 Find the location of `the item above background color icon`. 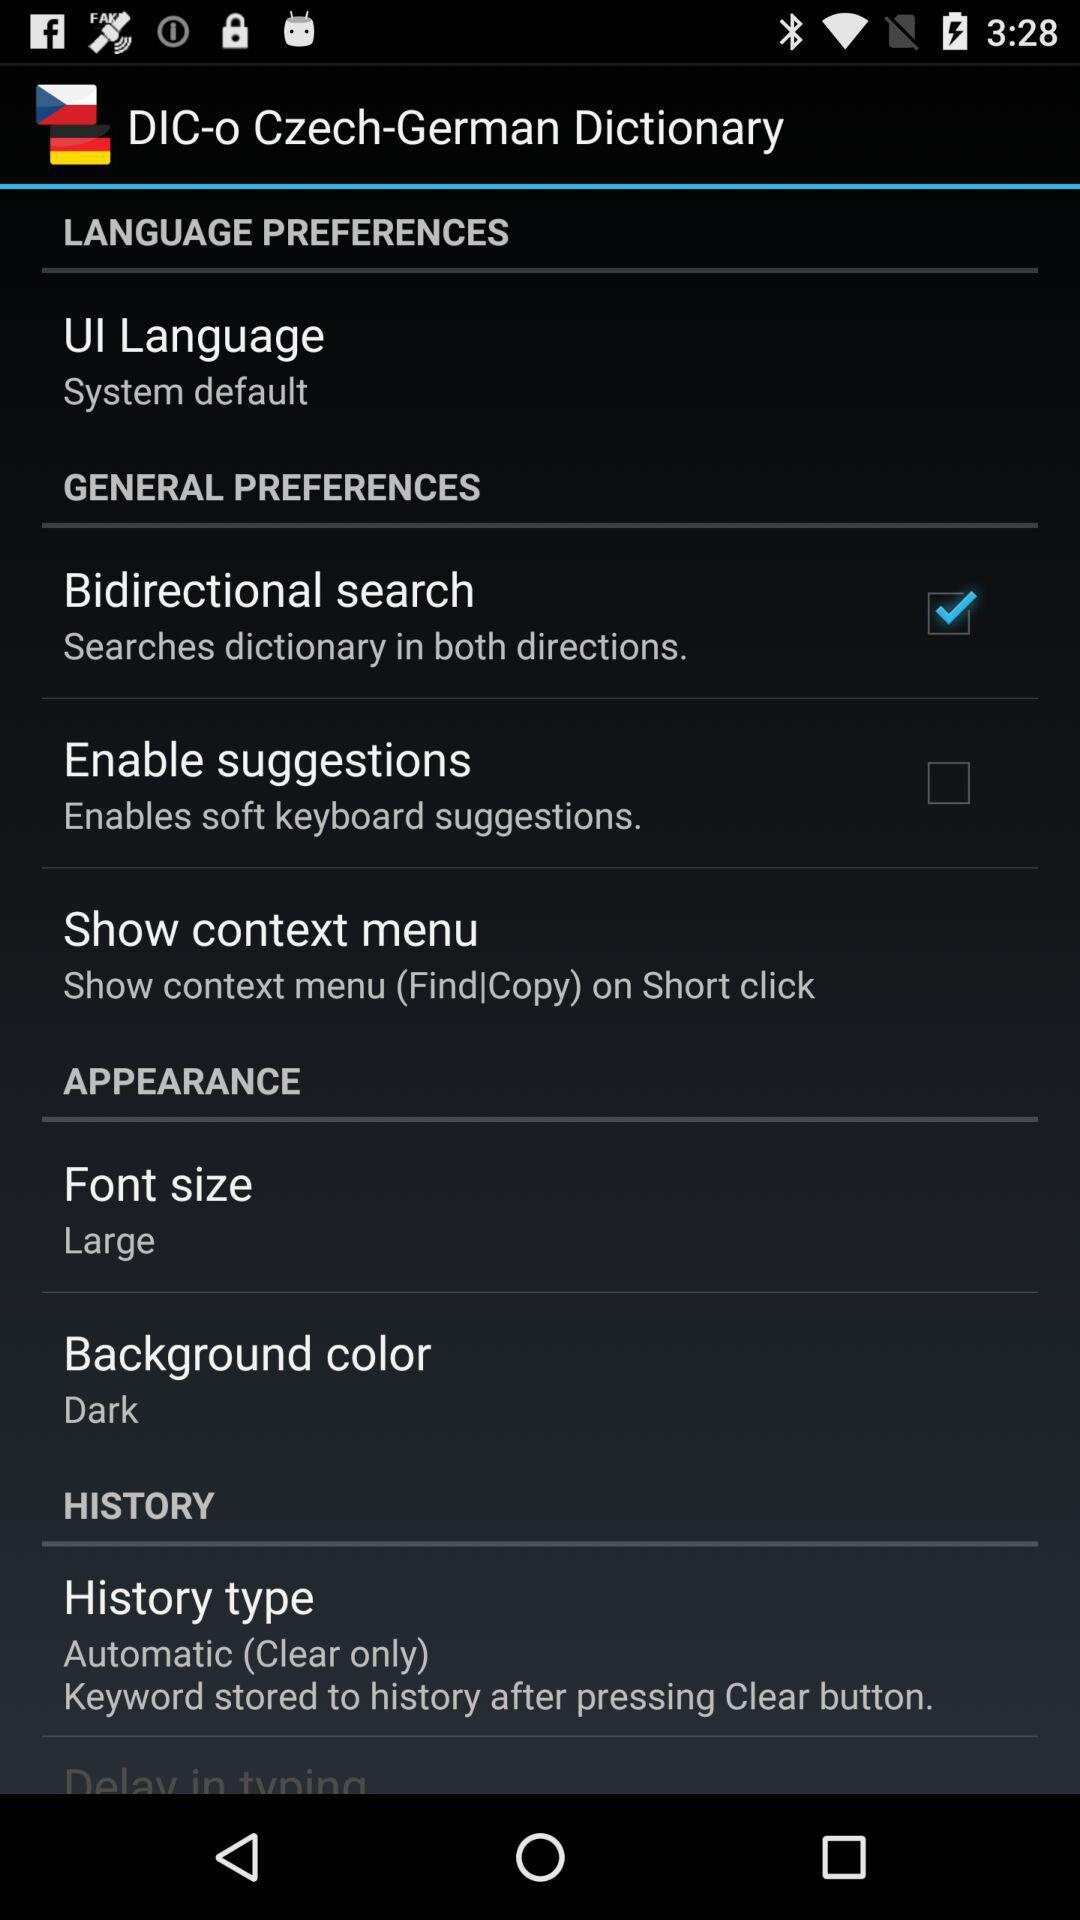

the item above background color icon is located at coordinates (109, 1237).